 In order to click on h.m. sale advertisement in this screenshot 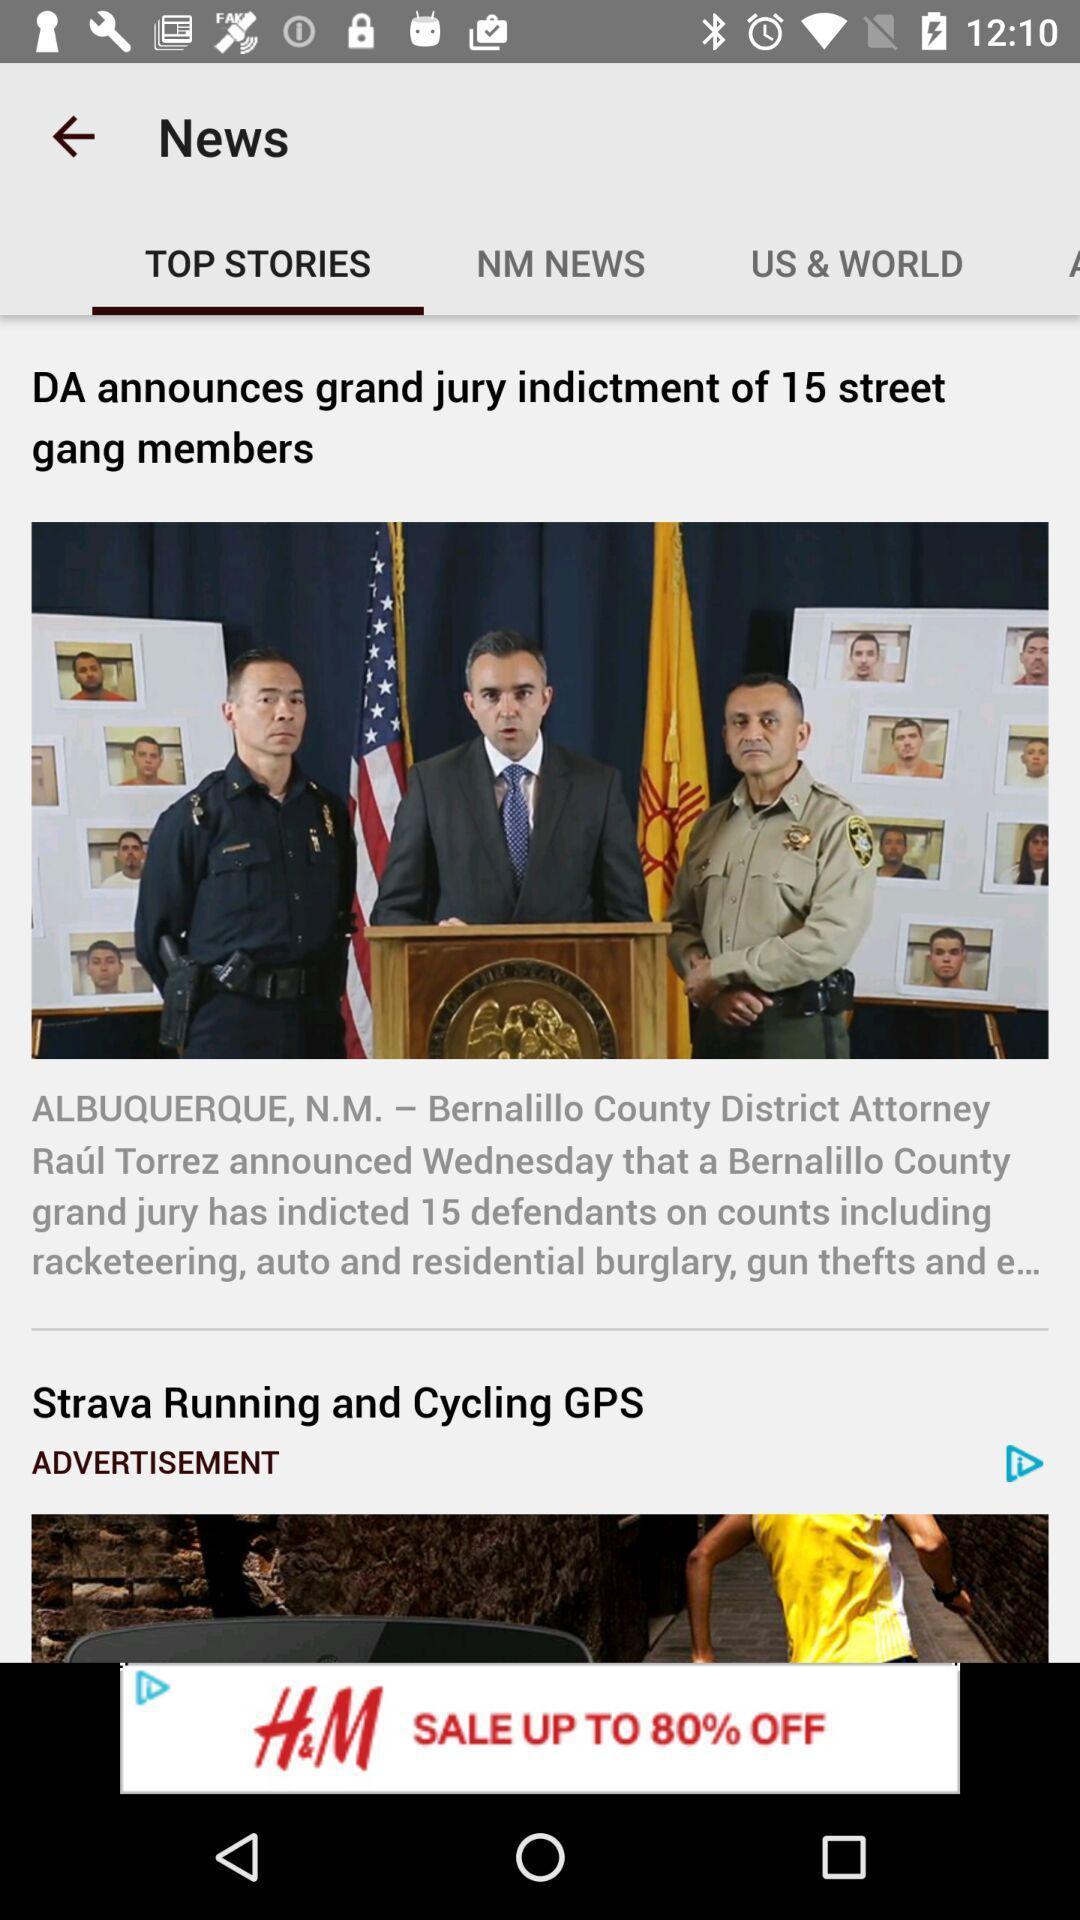, I will do `click(540, 1727)`.